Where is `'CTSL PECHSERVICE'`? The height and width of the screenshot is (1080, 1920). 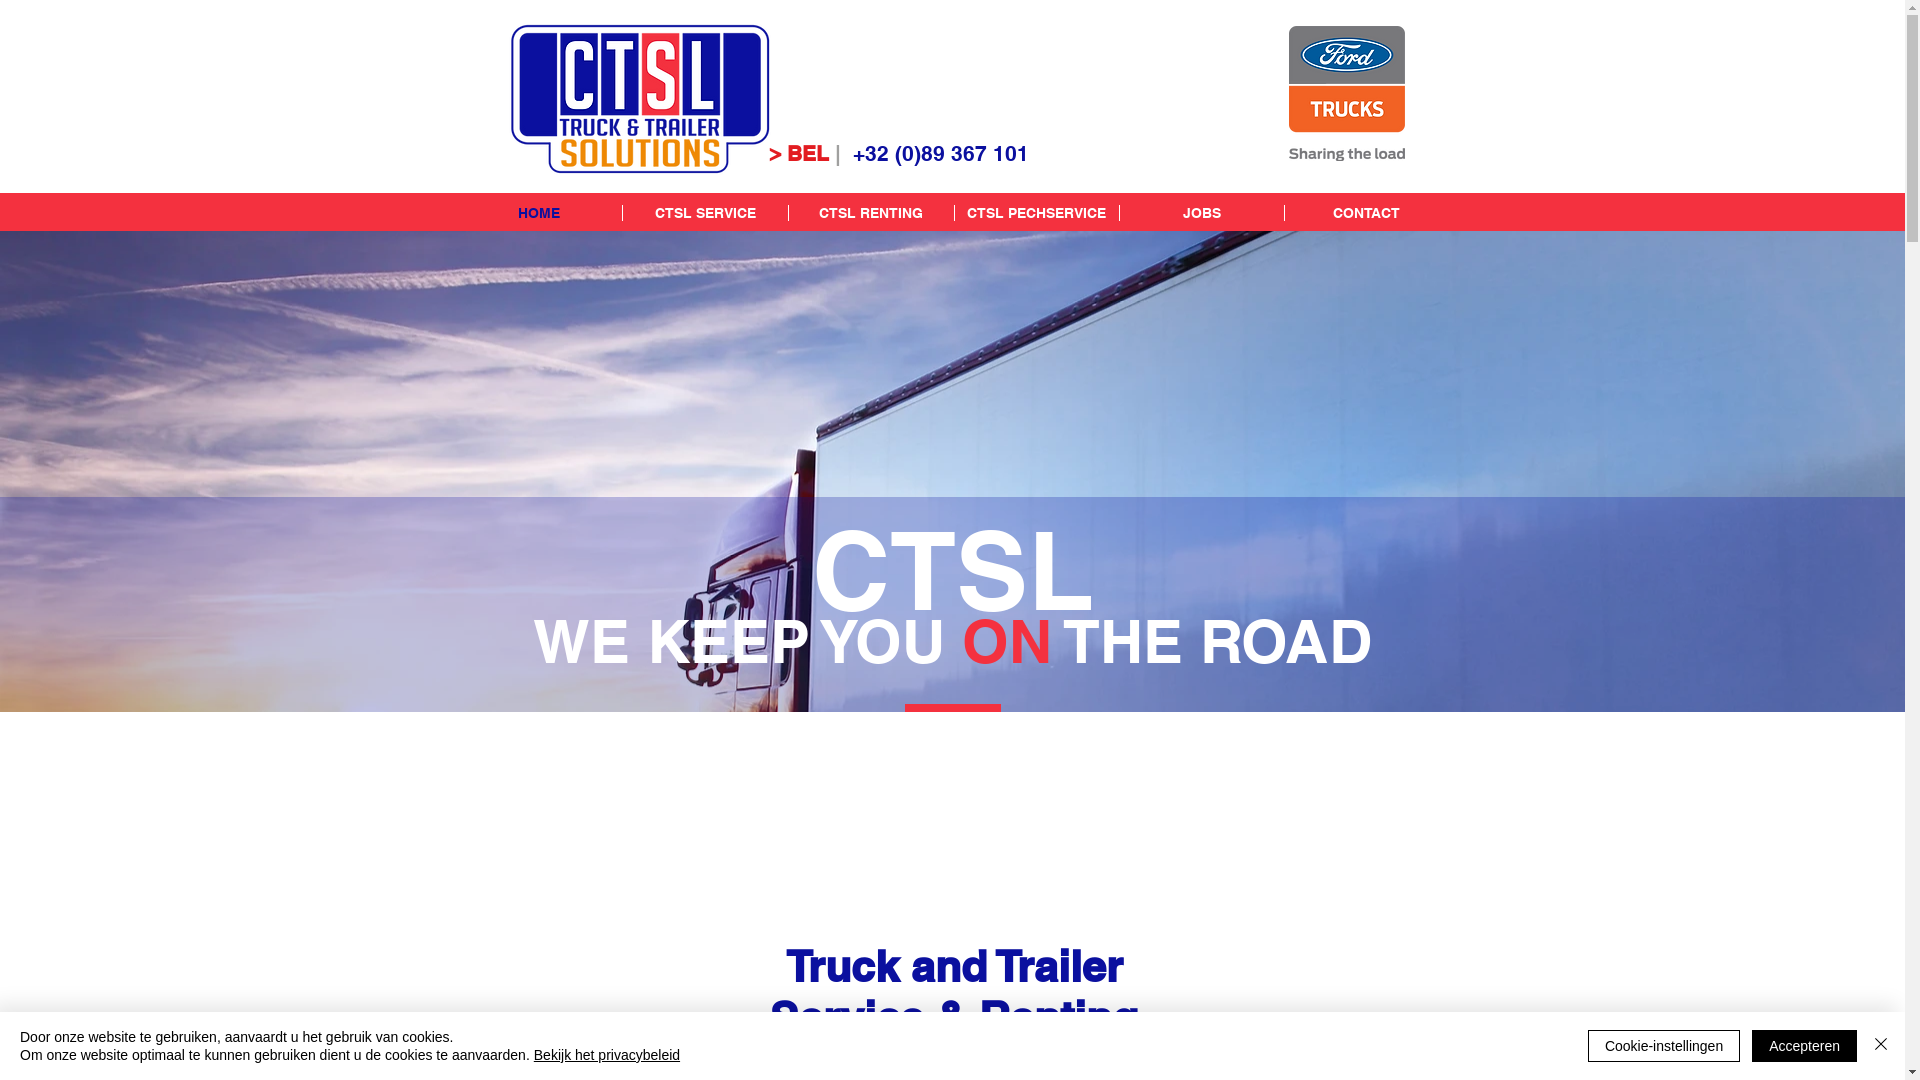 'CTSL PECHSERVICE' is located at coordinates (1036, 212).